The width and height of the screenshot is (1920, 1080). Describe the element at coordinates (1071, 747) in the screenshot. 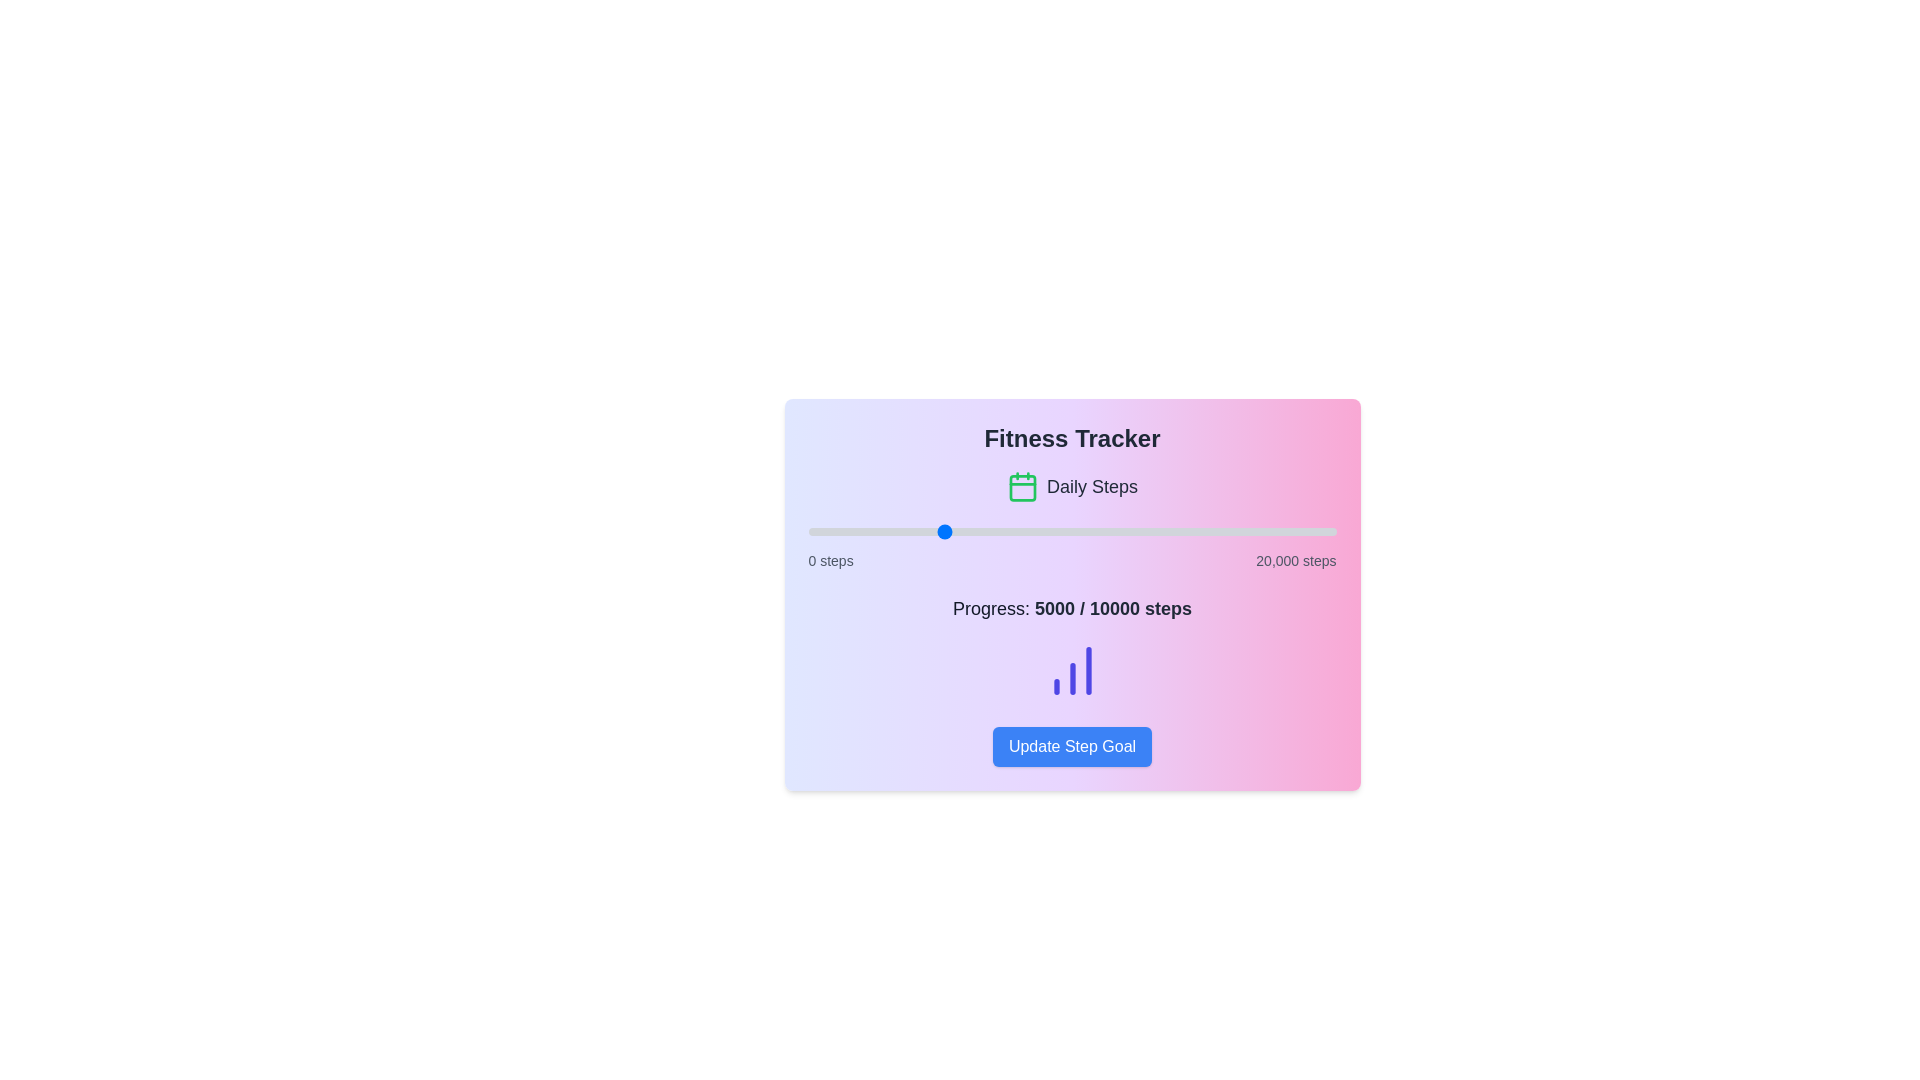

I see `the 'Update Step Goal' button` at that location.